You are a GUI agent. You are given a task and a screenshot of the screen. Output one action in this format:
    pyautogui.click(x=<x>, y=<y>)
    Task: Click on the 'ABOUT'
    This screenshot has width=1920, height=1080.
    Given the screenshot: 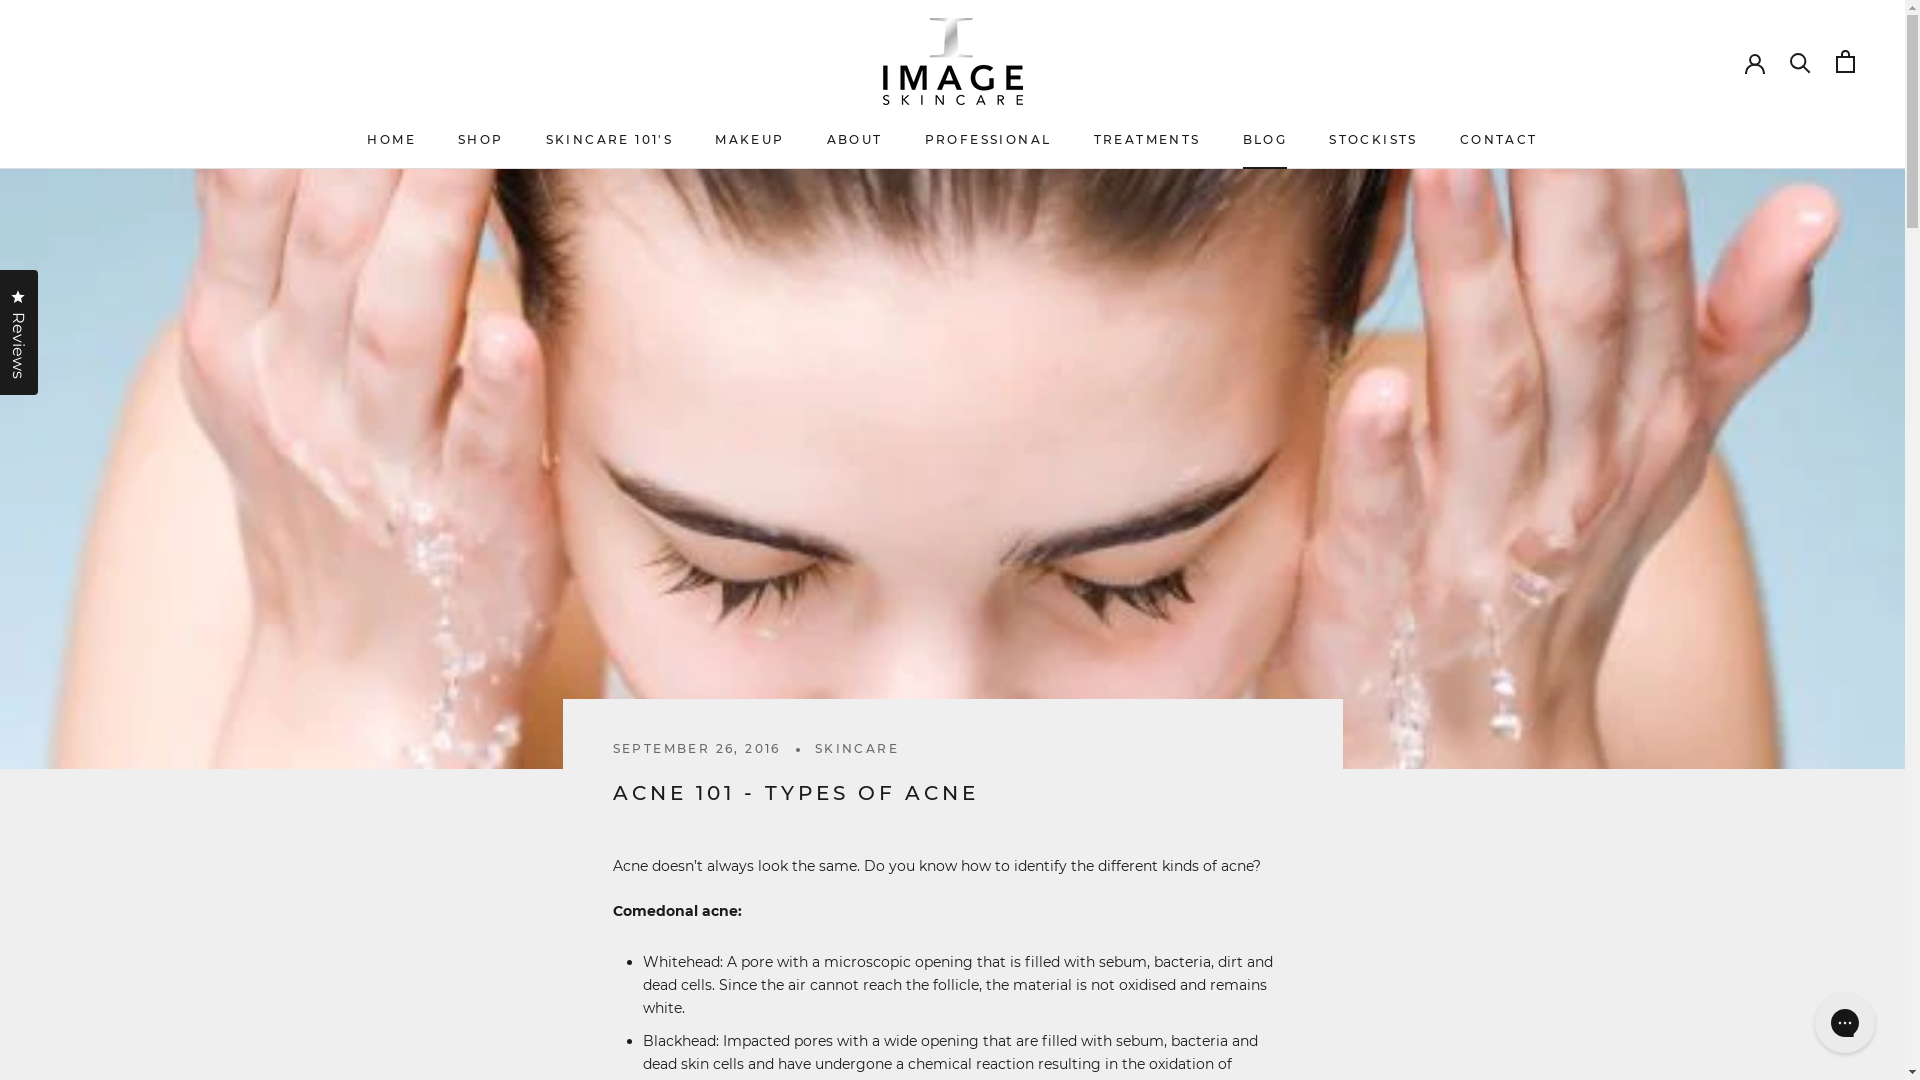 What is the action you would take?
    pyautogui.click(x=854, y=138)
    